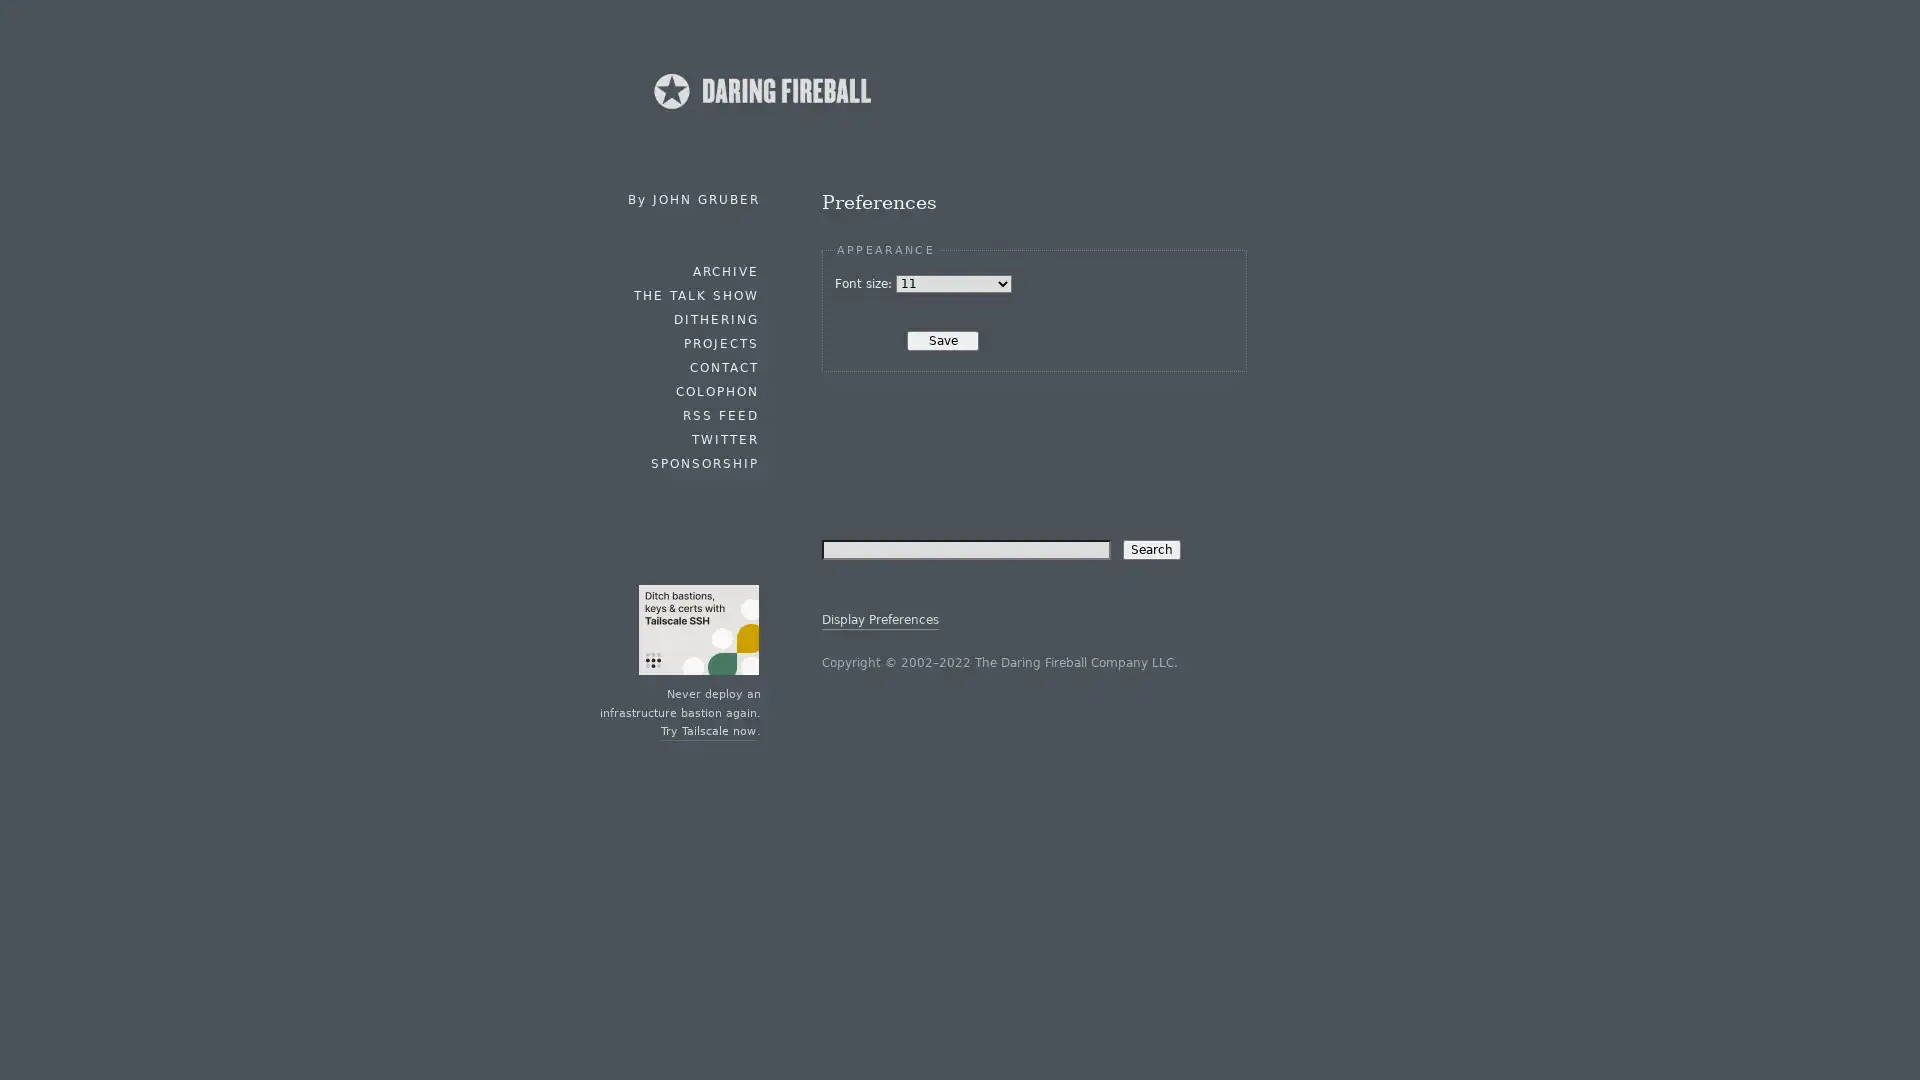 The width and height of the screenshot is (1920, 1080). Describe the element at coordinates (941, 339) in the screenshot. I see `Save` at that location.